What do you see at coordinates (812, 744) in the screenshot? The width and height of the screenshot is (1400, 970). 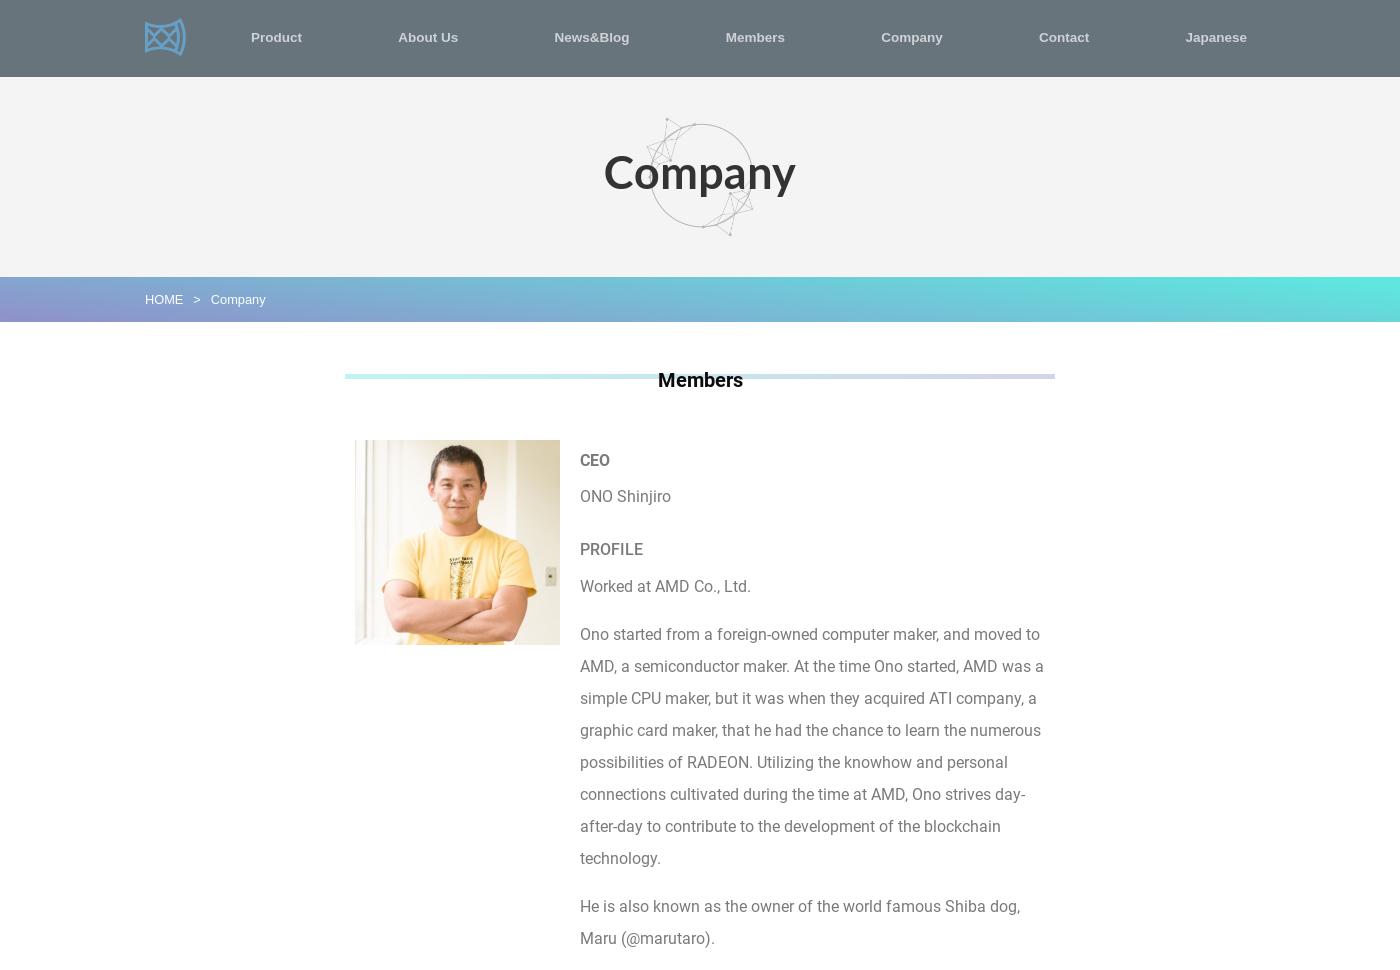 I see `'Ono started from a foreign-owned computer maker, and moved to AMD, a semiconductor maker. At the time Ono started, AMD was a simple CPU maker, but it was when they acquired ATI company, a graphic card maker, that he had the chance to learn the numerous possibilities of RADEON. Utilizing the knowhow and personal connections cultivated during the time at AMD, Ono strives day-after-day to contribute to the development of the blockchain technology.'` at bounding box center [812, 744].